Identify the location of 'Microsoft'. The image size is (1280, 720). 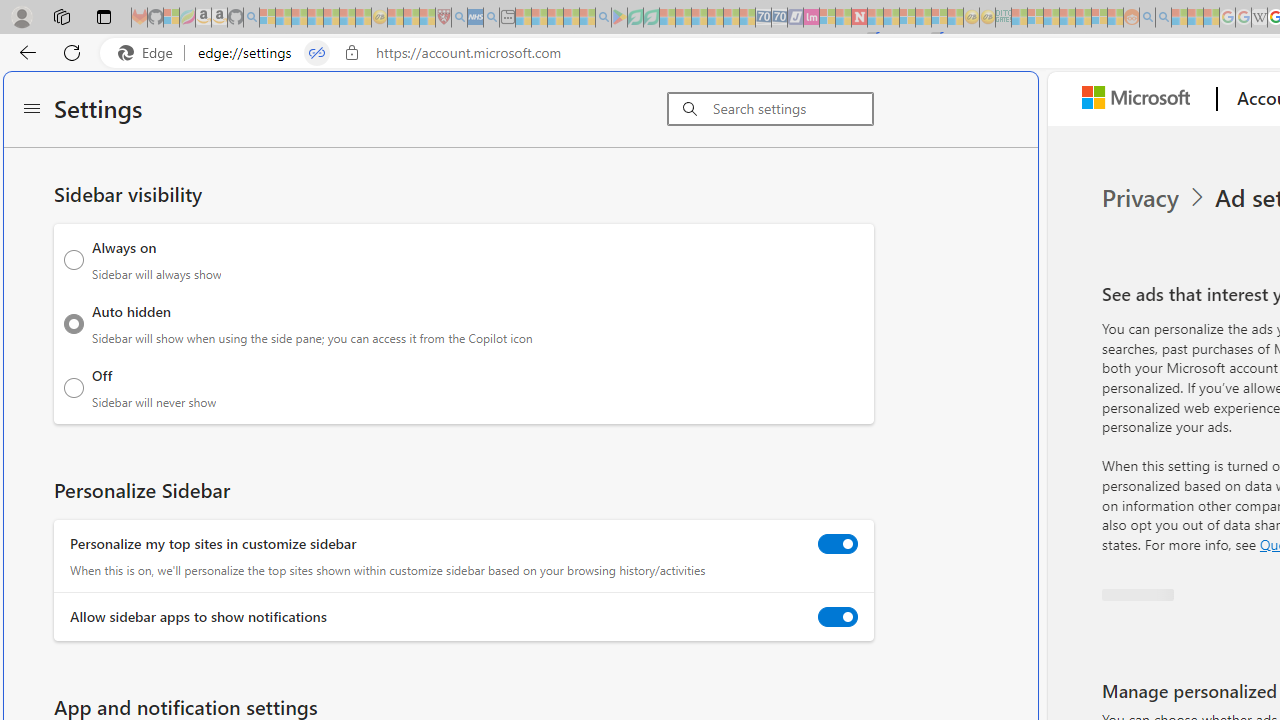
(1141, 99).